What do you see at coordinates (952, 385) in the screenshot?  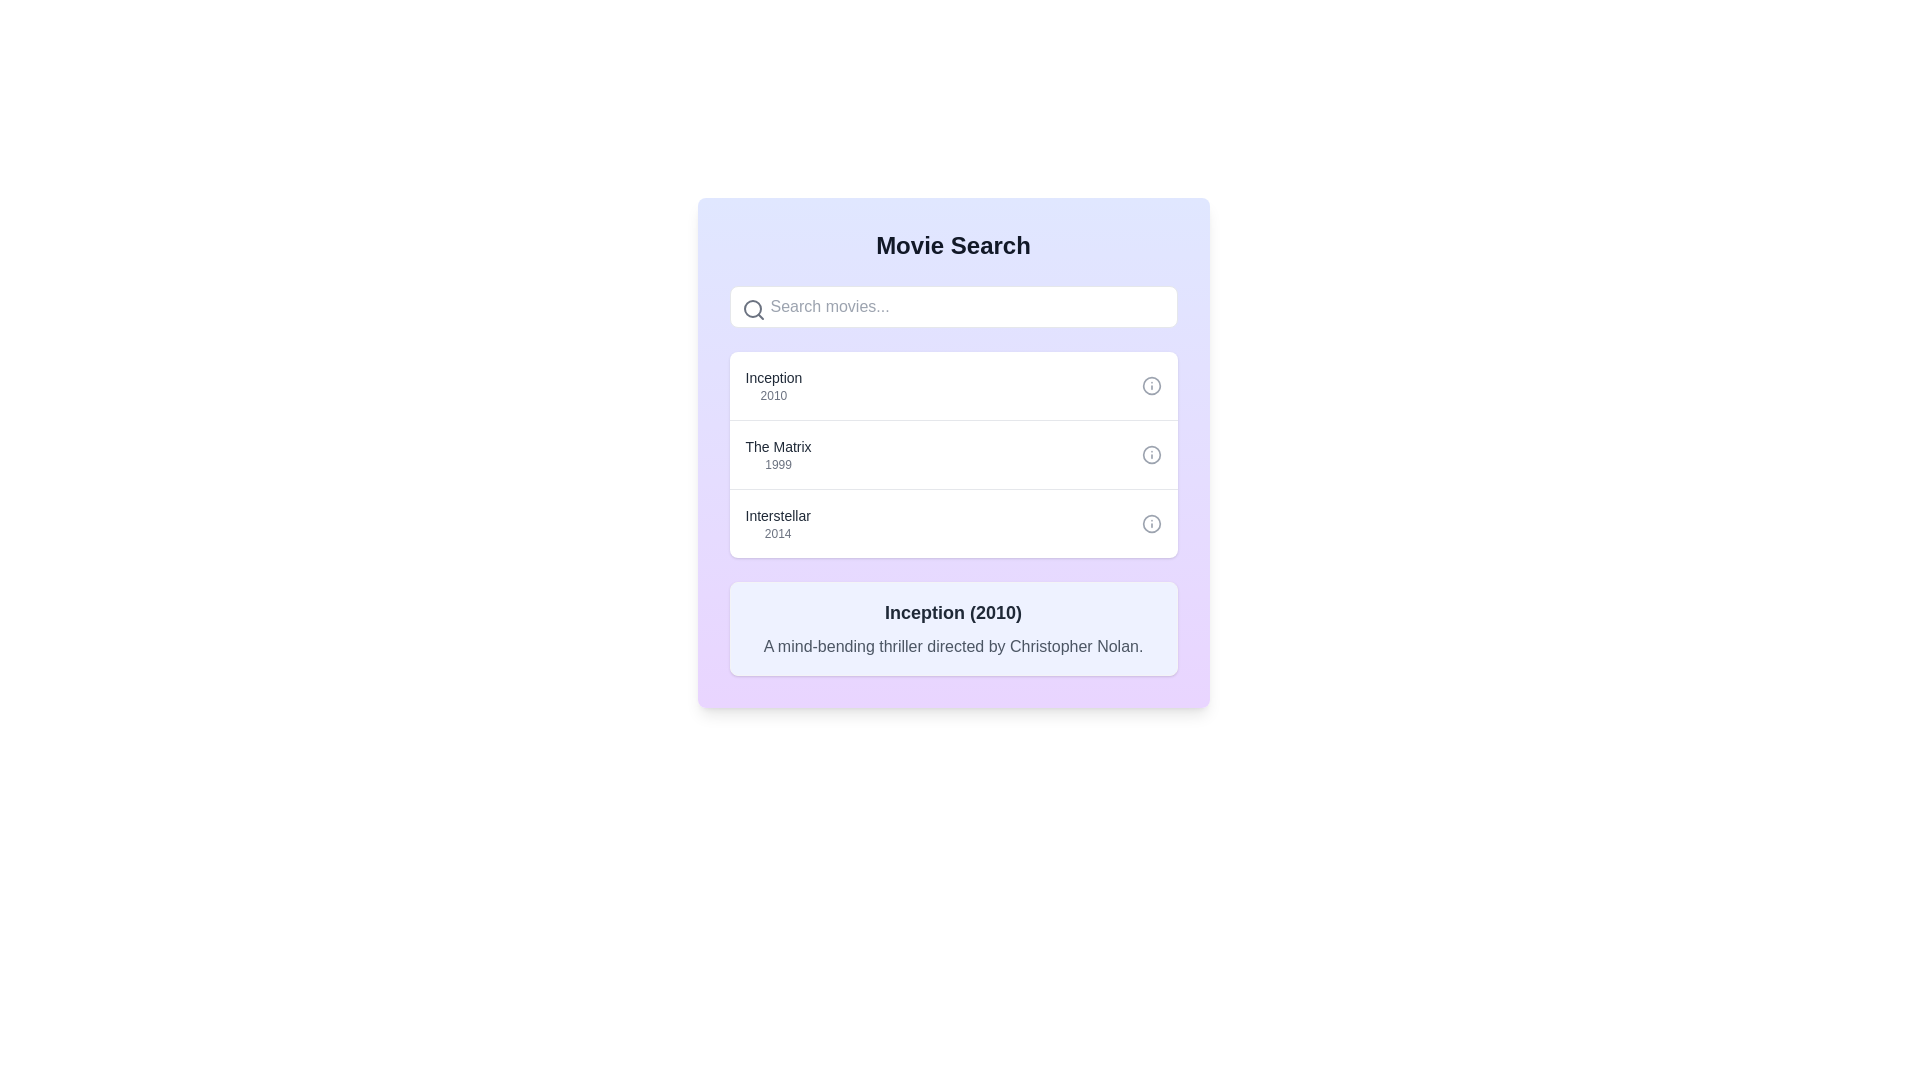 I see `the first list entry for the movie 'Inception' in the card-like interface, located below the 'Search movies...' bar` at bounding box center [952, 385].